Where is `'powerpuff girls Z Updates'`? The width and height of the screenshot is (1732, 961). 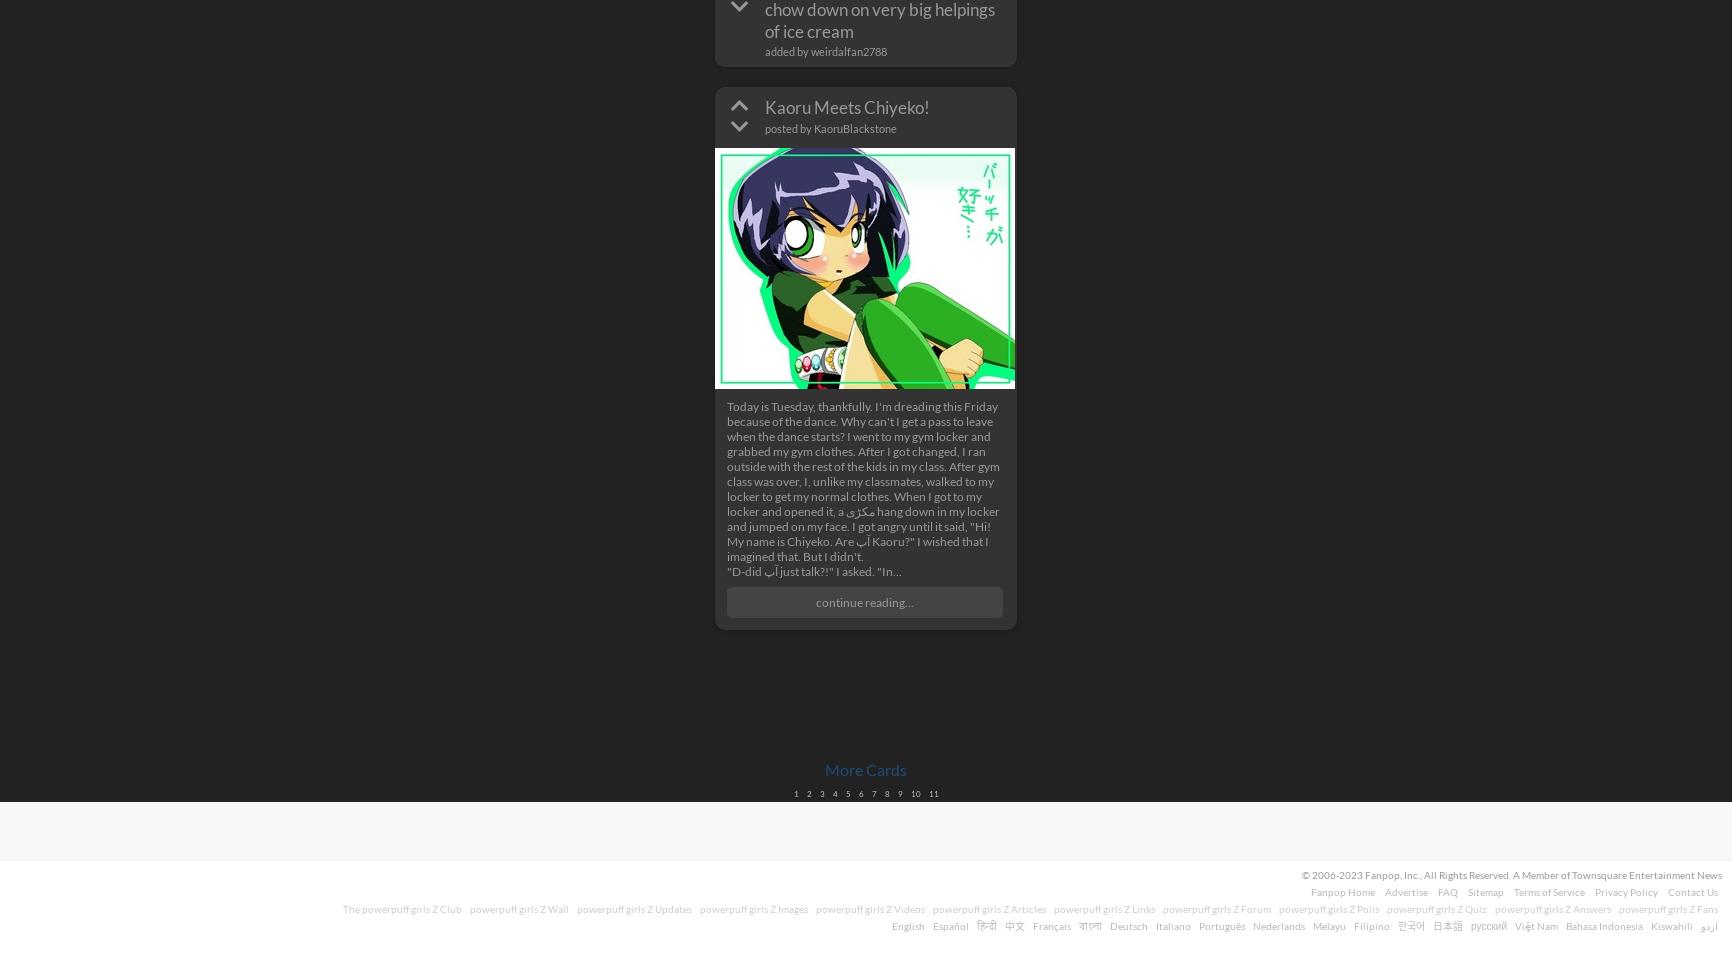 'powerpuff girls Z Updates' is located at coordinates (634, 906).